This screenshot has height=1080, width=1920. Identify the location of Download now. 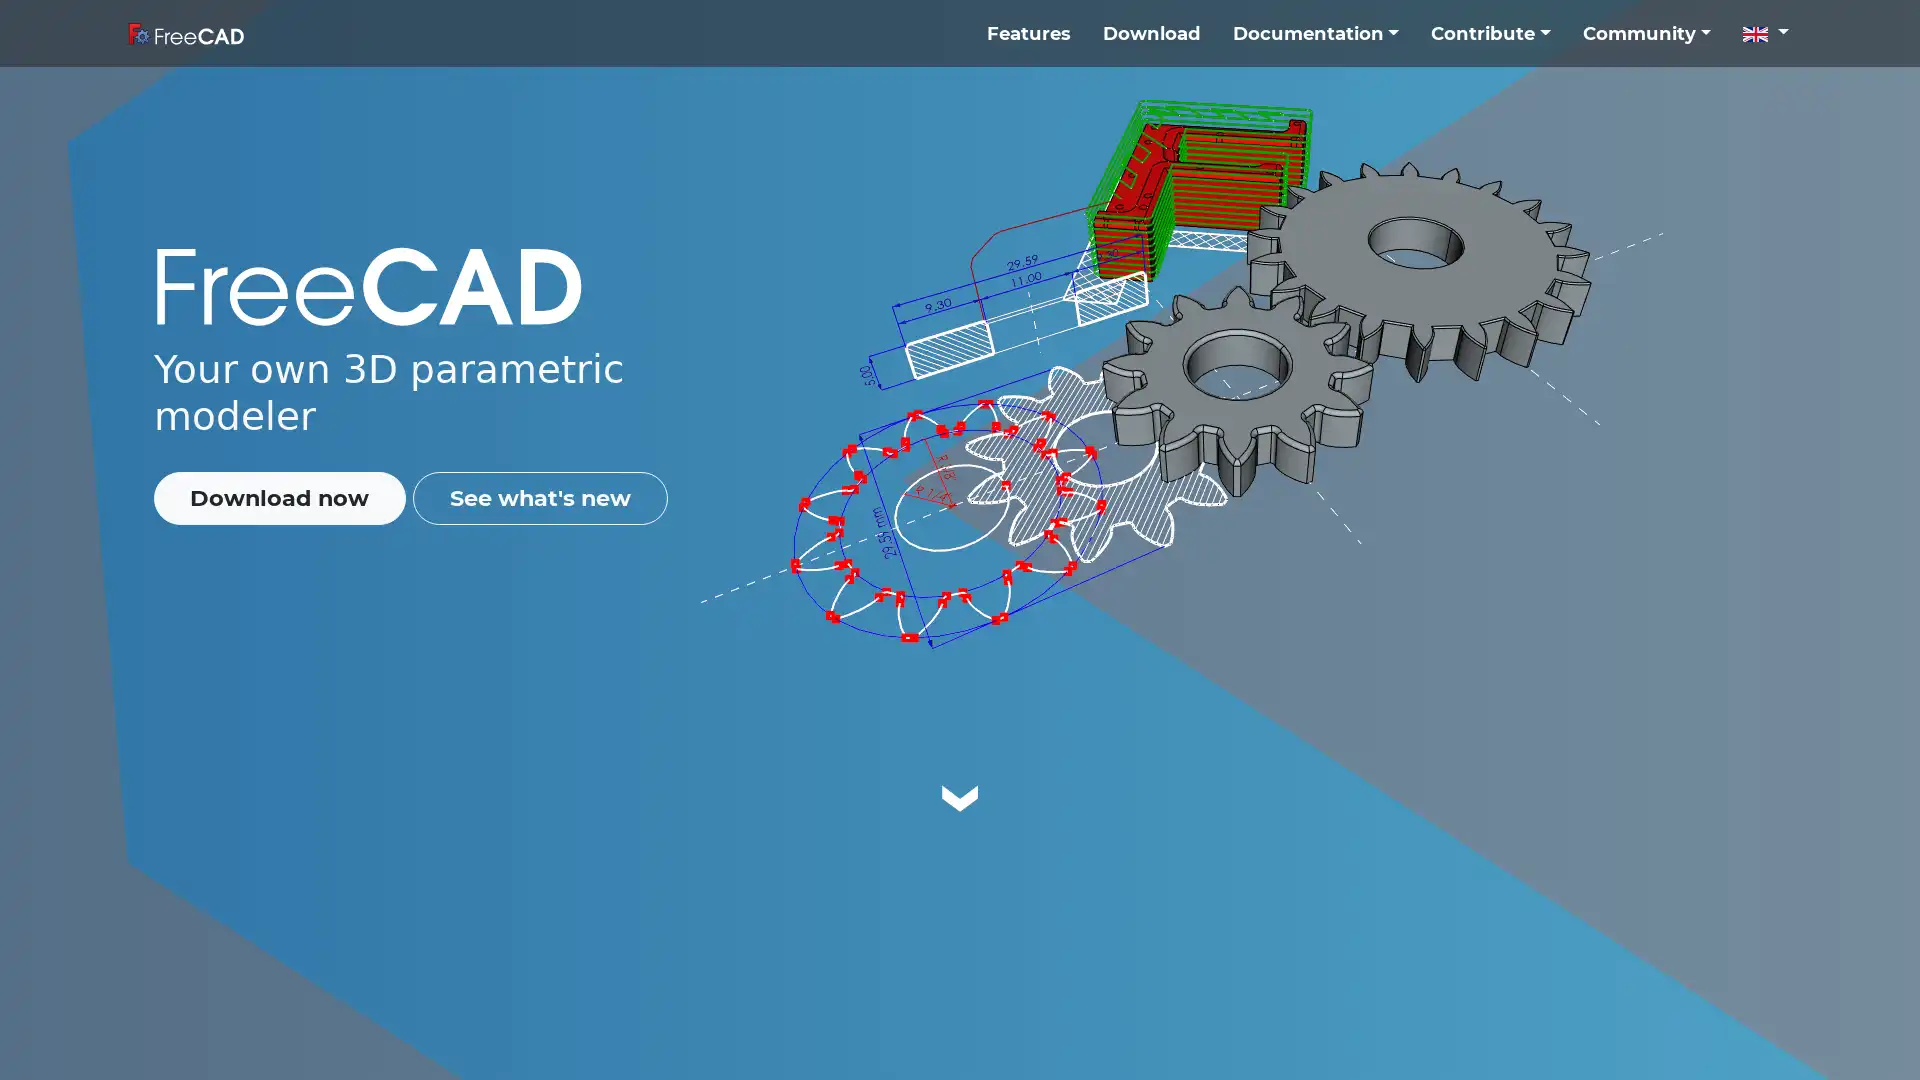
(278, 496).